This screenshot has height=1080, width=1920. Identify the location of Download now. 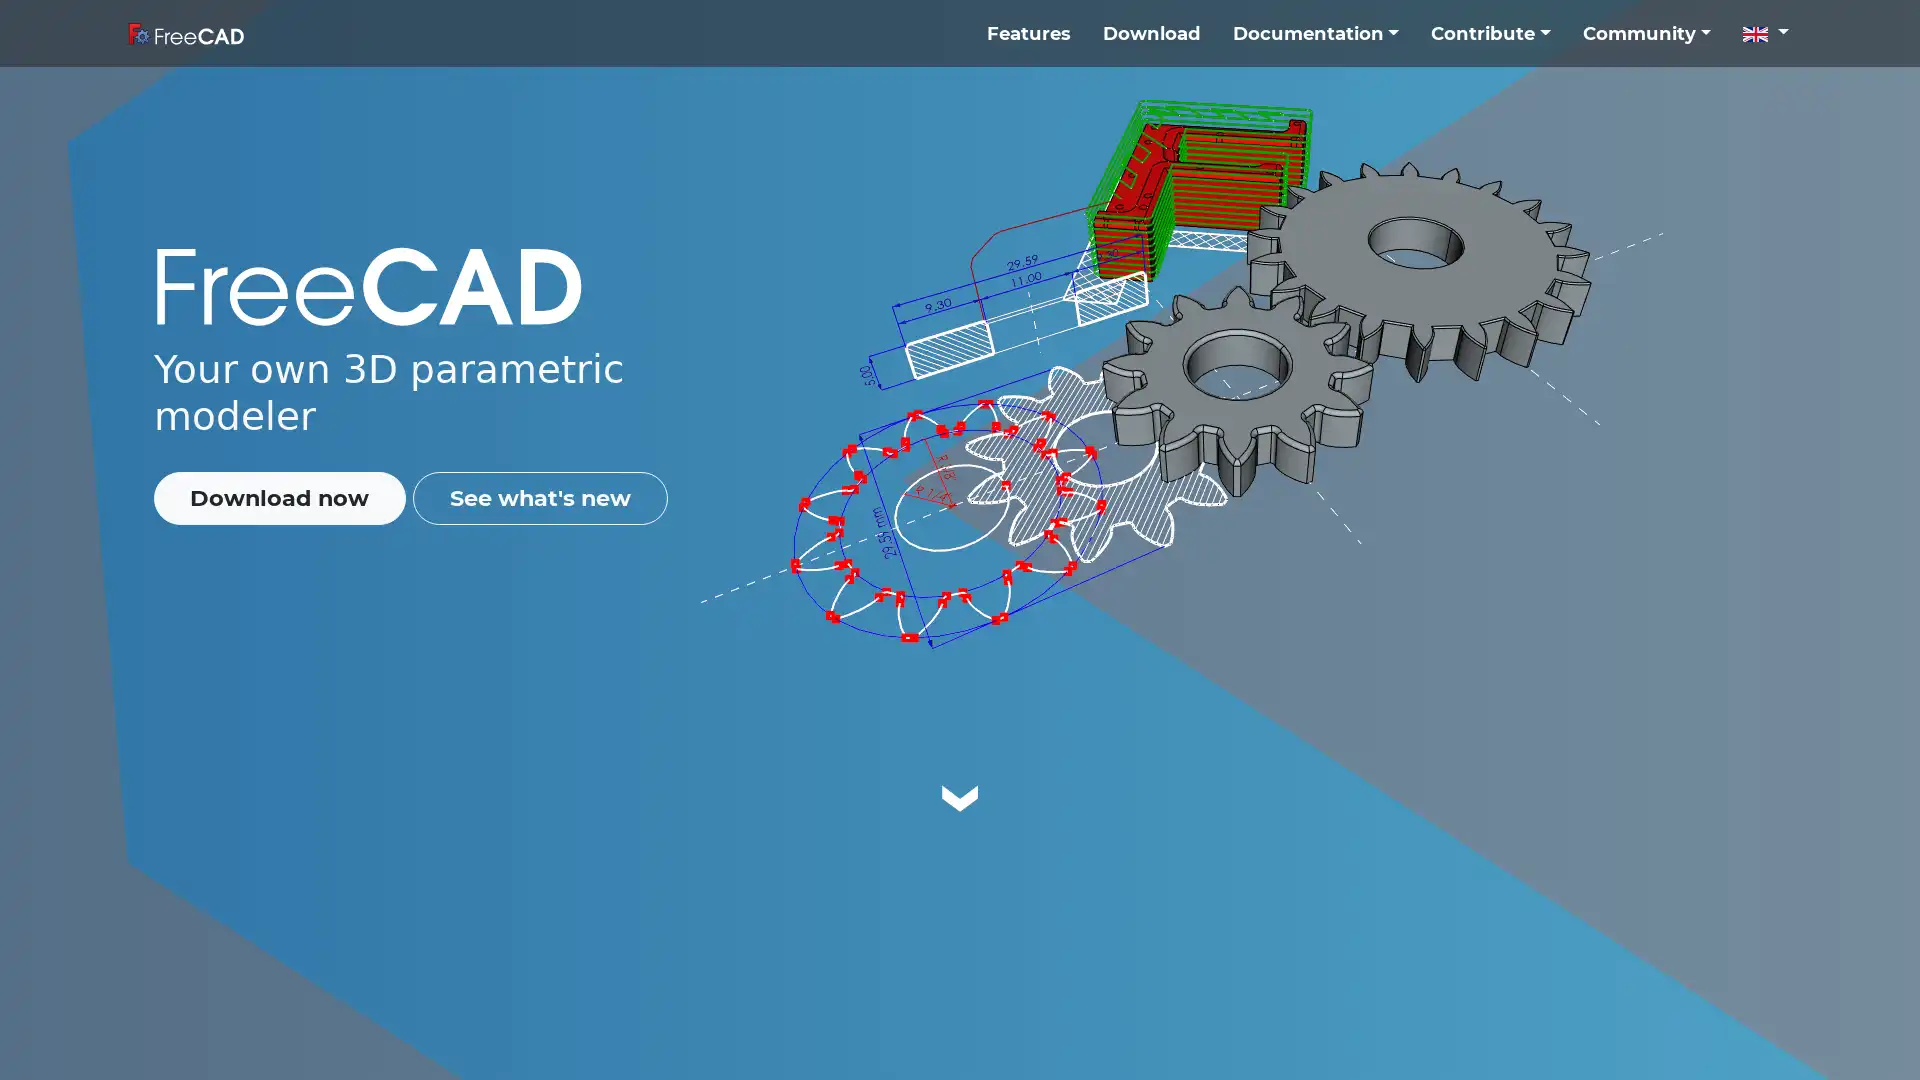
(278, 496).